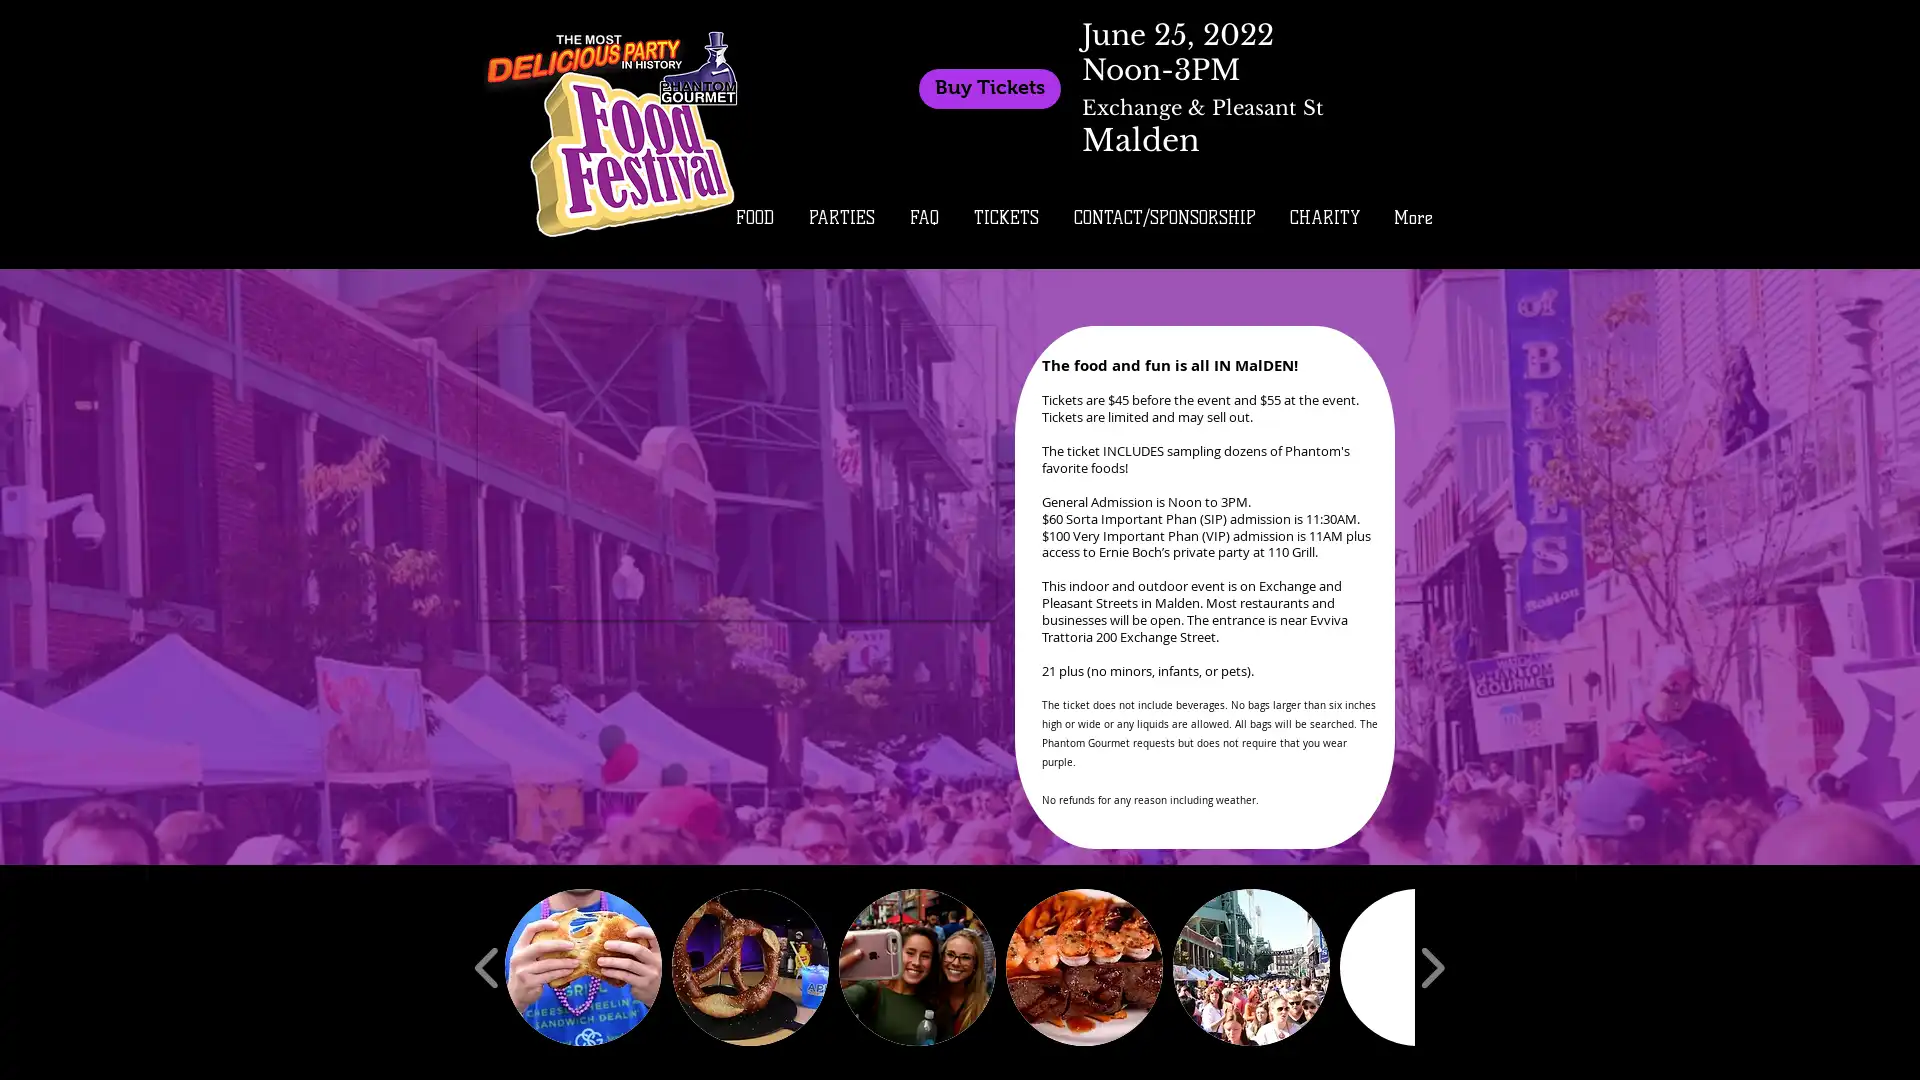 The width and height of the screenshot is (1920, 1080). I want to click on play backward, so click(487, 966).